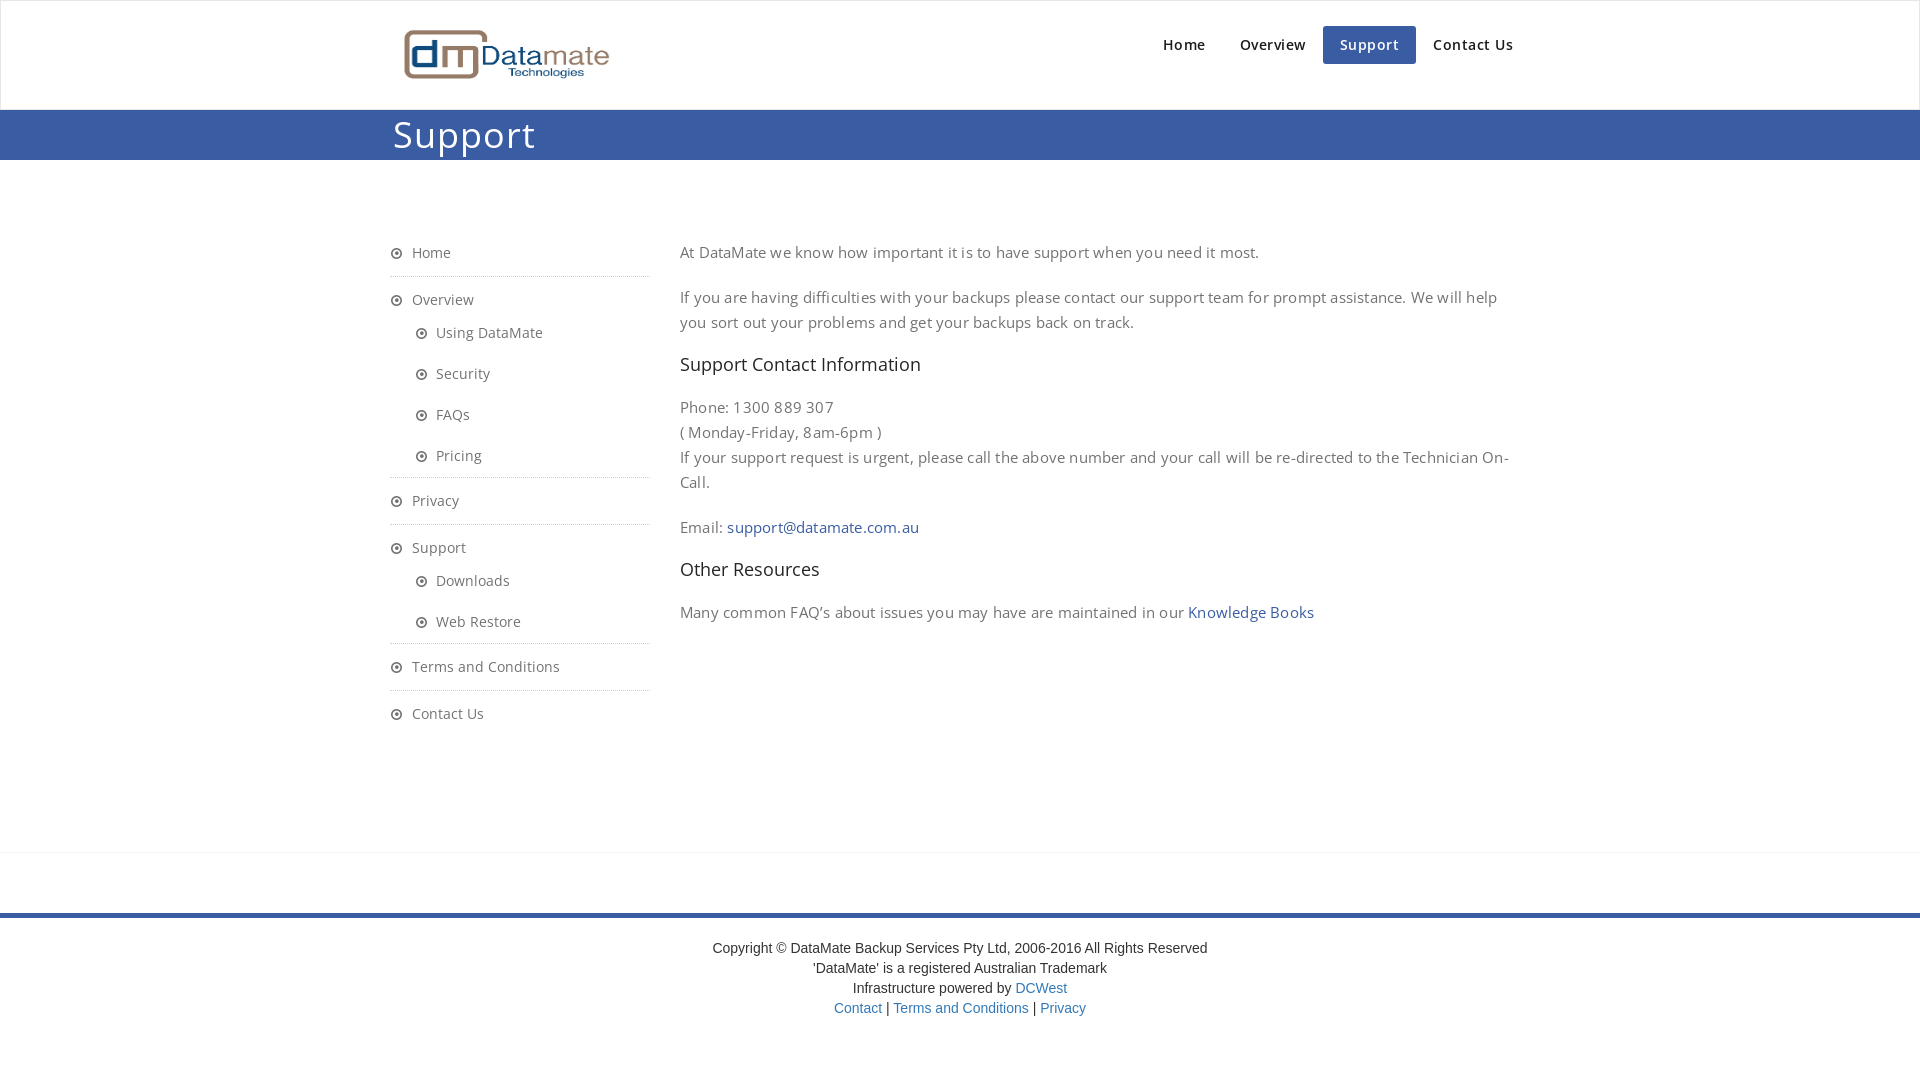 The height and width of the screenshot is (1080, 1920). Describe the element at coordinates (1250, 611) in the screenshot. I see `'Knowledge Books'` at that location.